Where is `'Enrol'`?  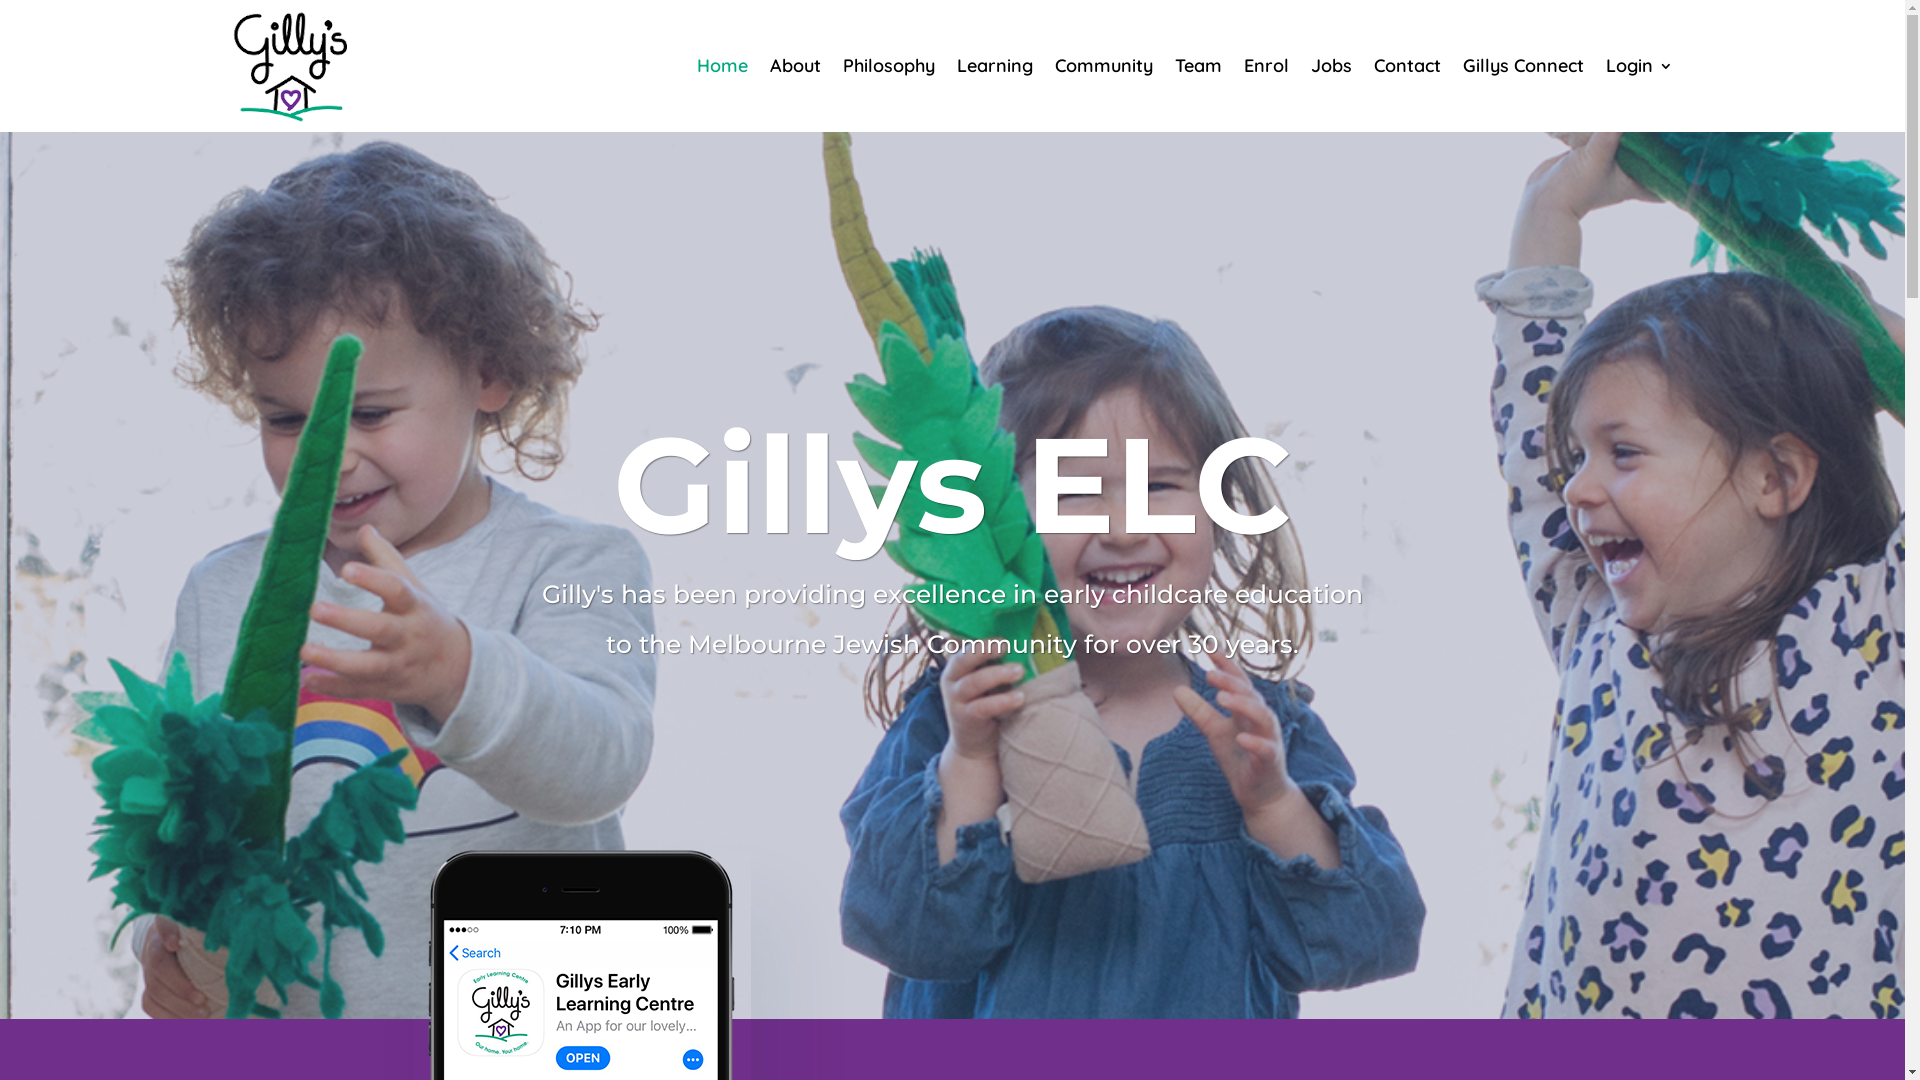 'Enrol' is located at coordinates (1265, 64).